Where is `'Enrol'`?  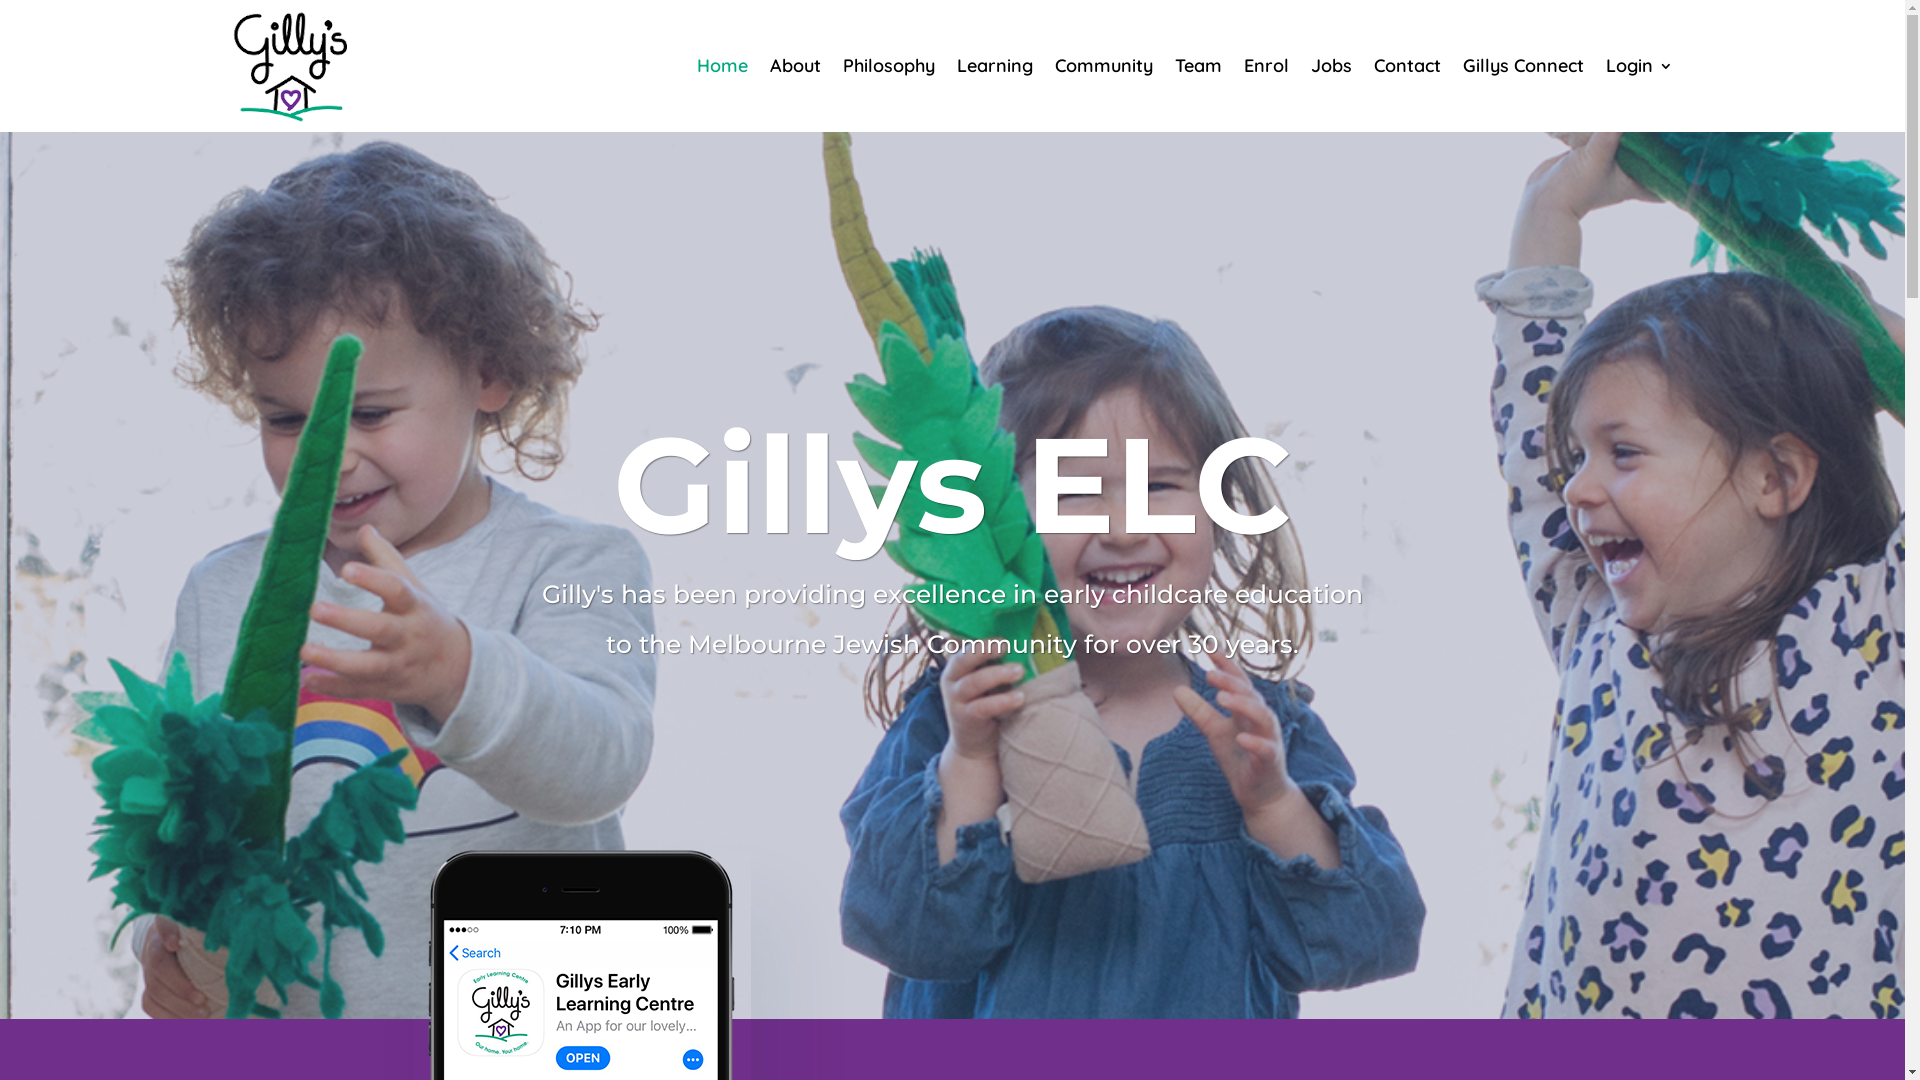 'Enrol' is located at coordinates (1265, 64).